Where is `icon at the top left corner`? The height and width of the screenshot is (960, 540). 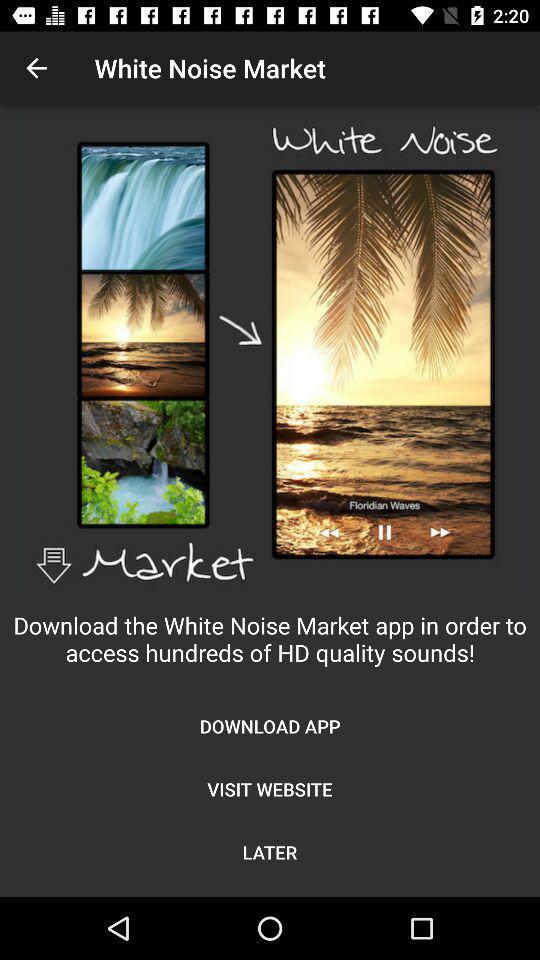
icon at the top left corner is located at coordinates (36, 68).